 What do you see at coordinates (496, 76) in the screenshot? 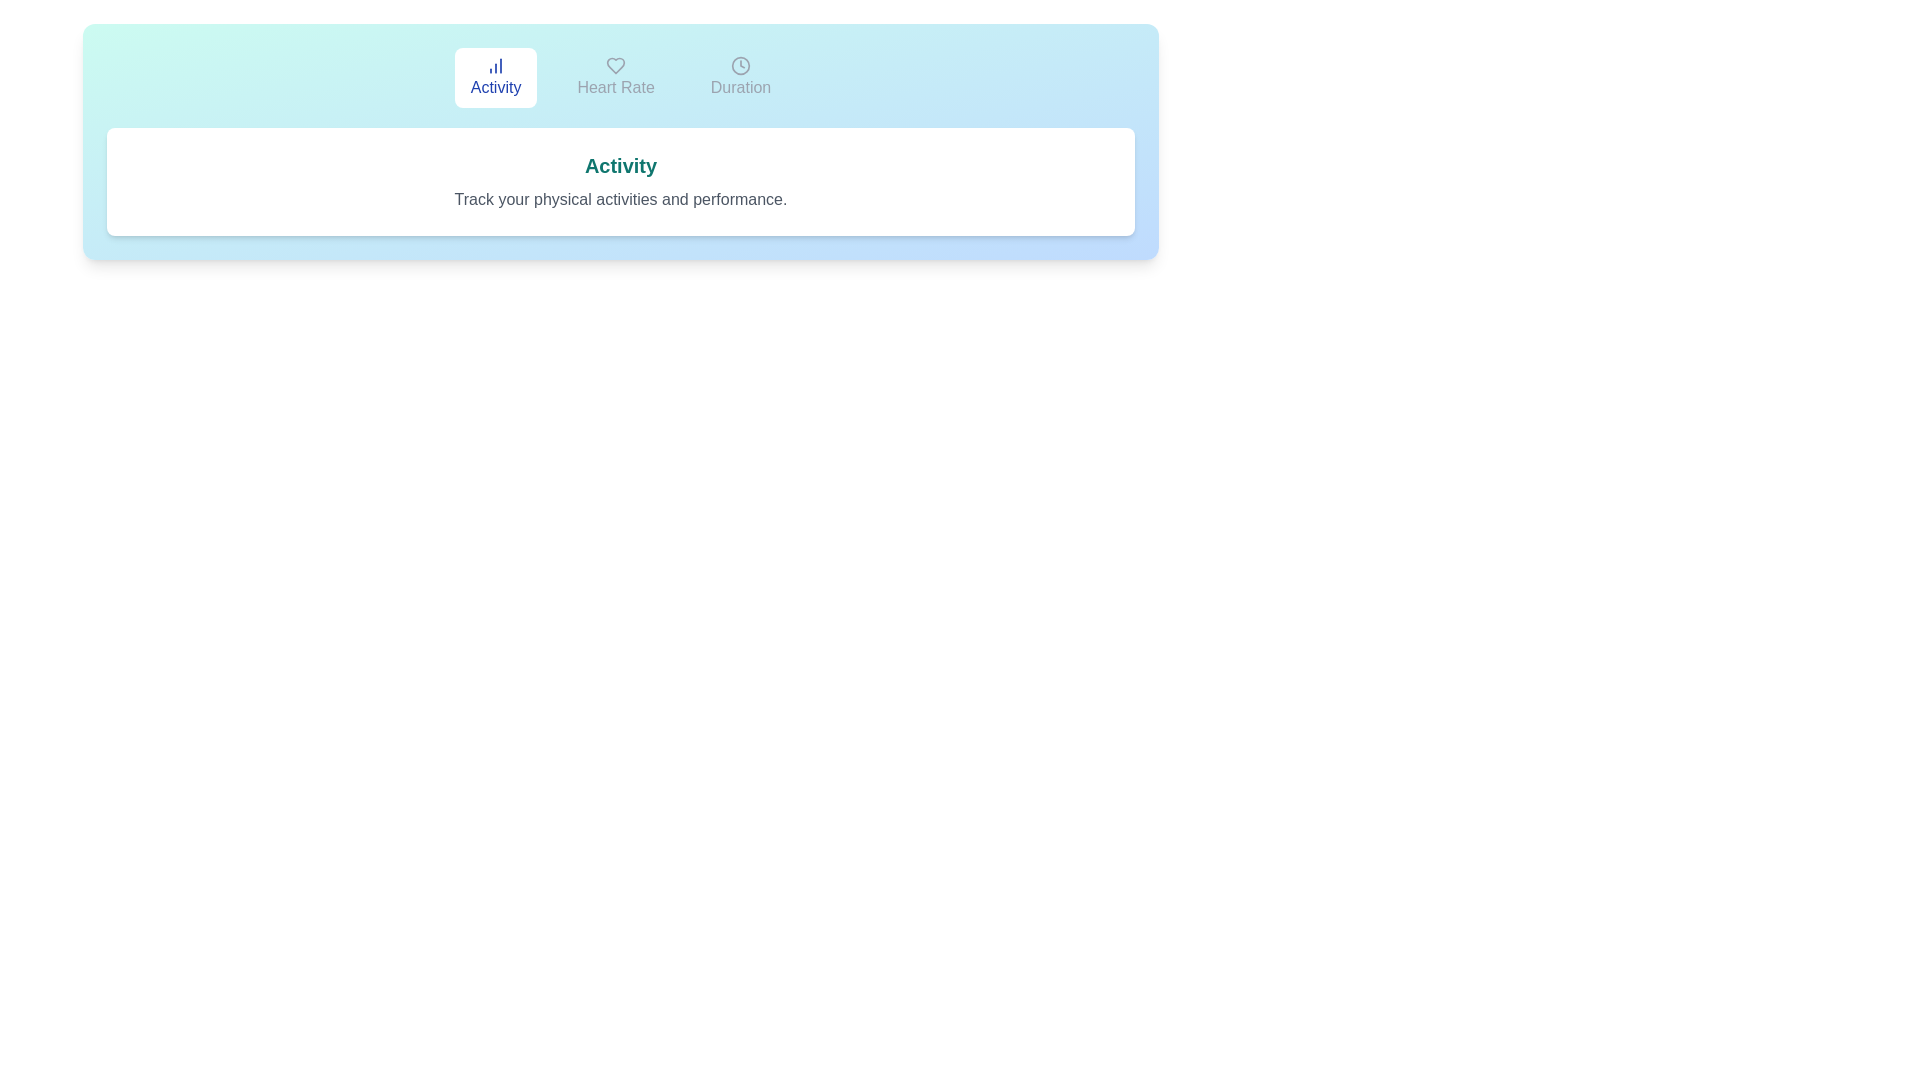
I see `the Activity tab by clicking on it` at bounding box center [496, 76].